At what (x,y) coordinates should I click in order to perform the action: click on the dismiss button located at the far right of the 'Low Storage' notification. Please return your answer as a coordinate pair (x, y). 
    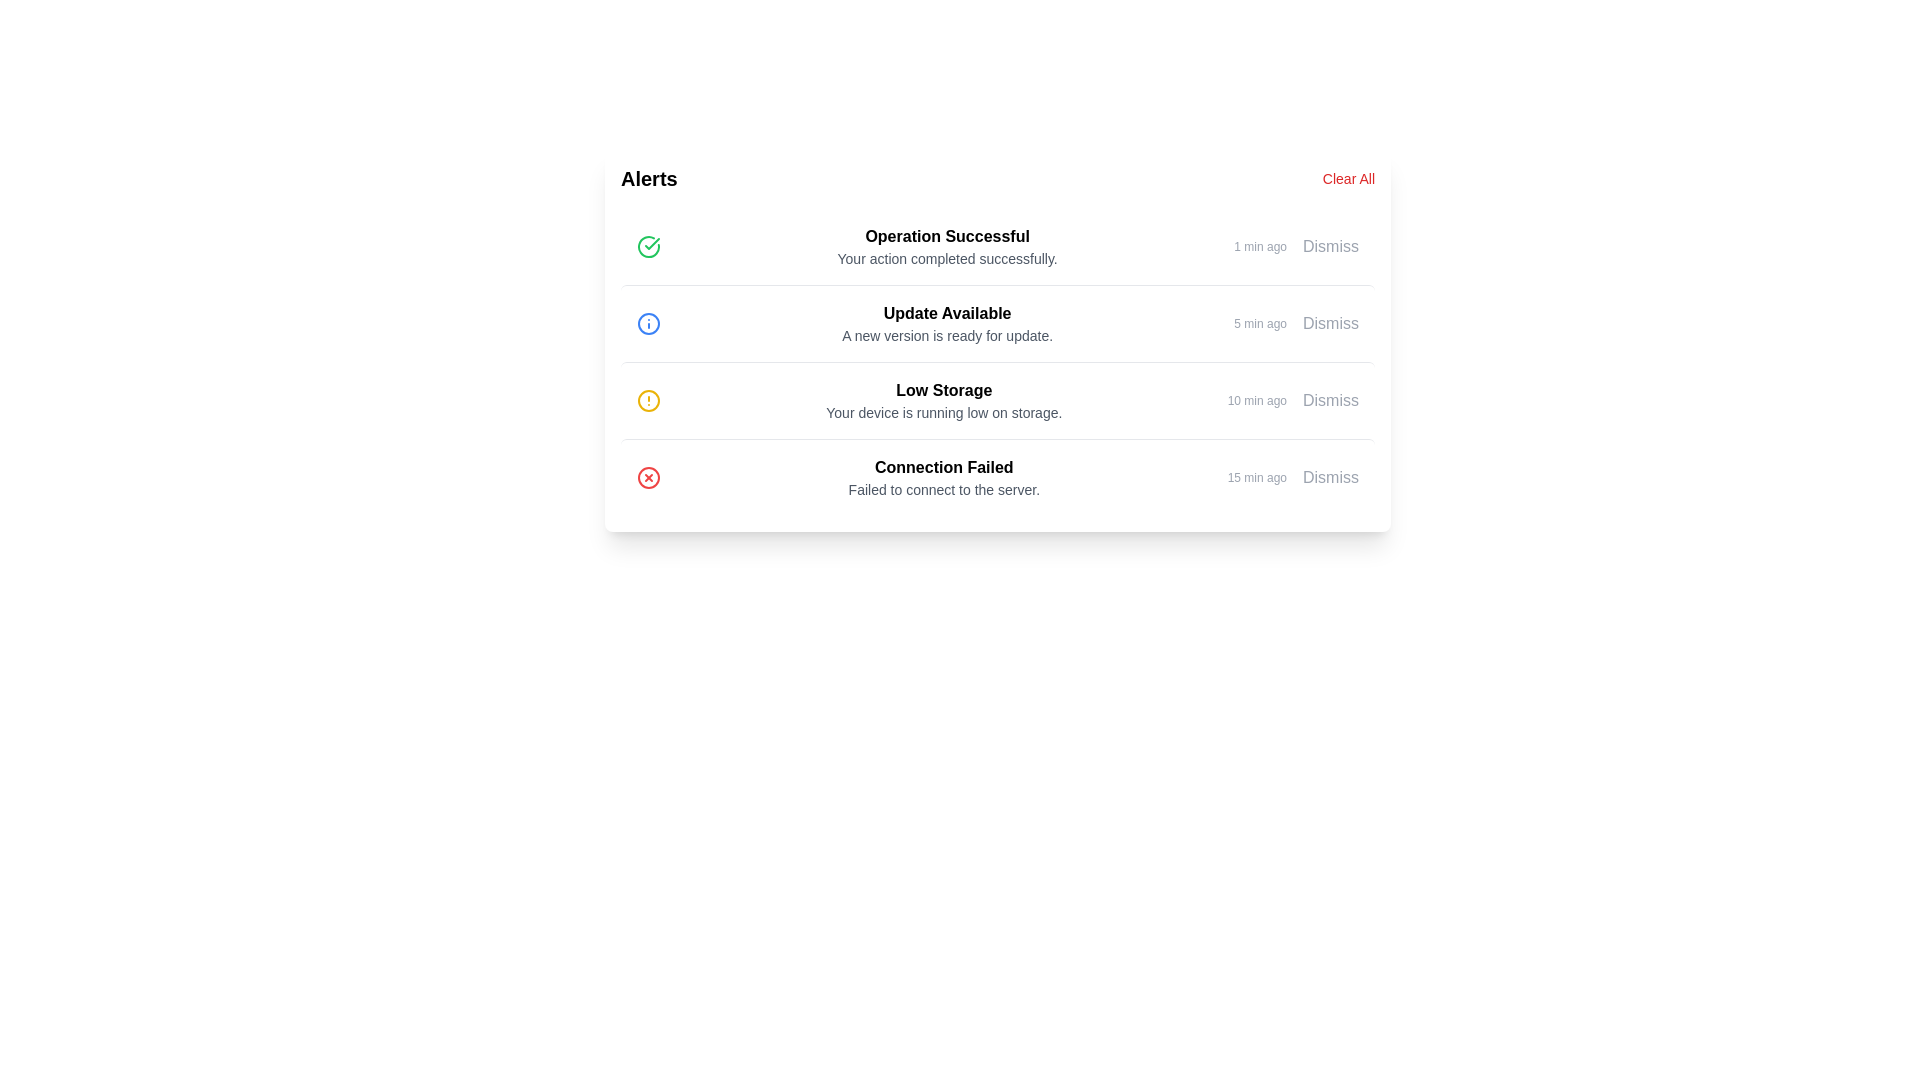
    Looking at the image, I should click on (1330, 401).